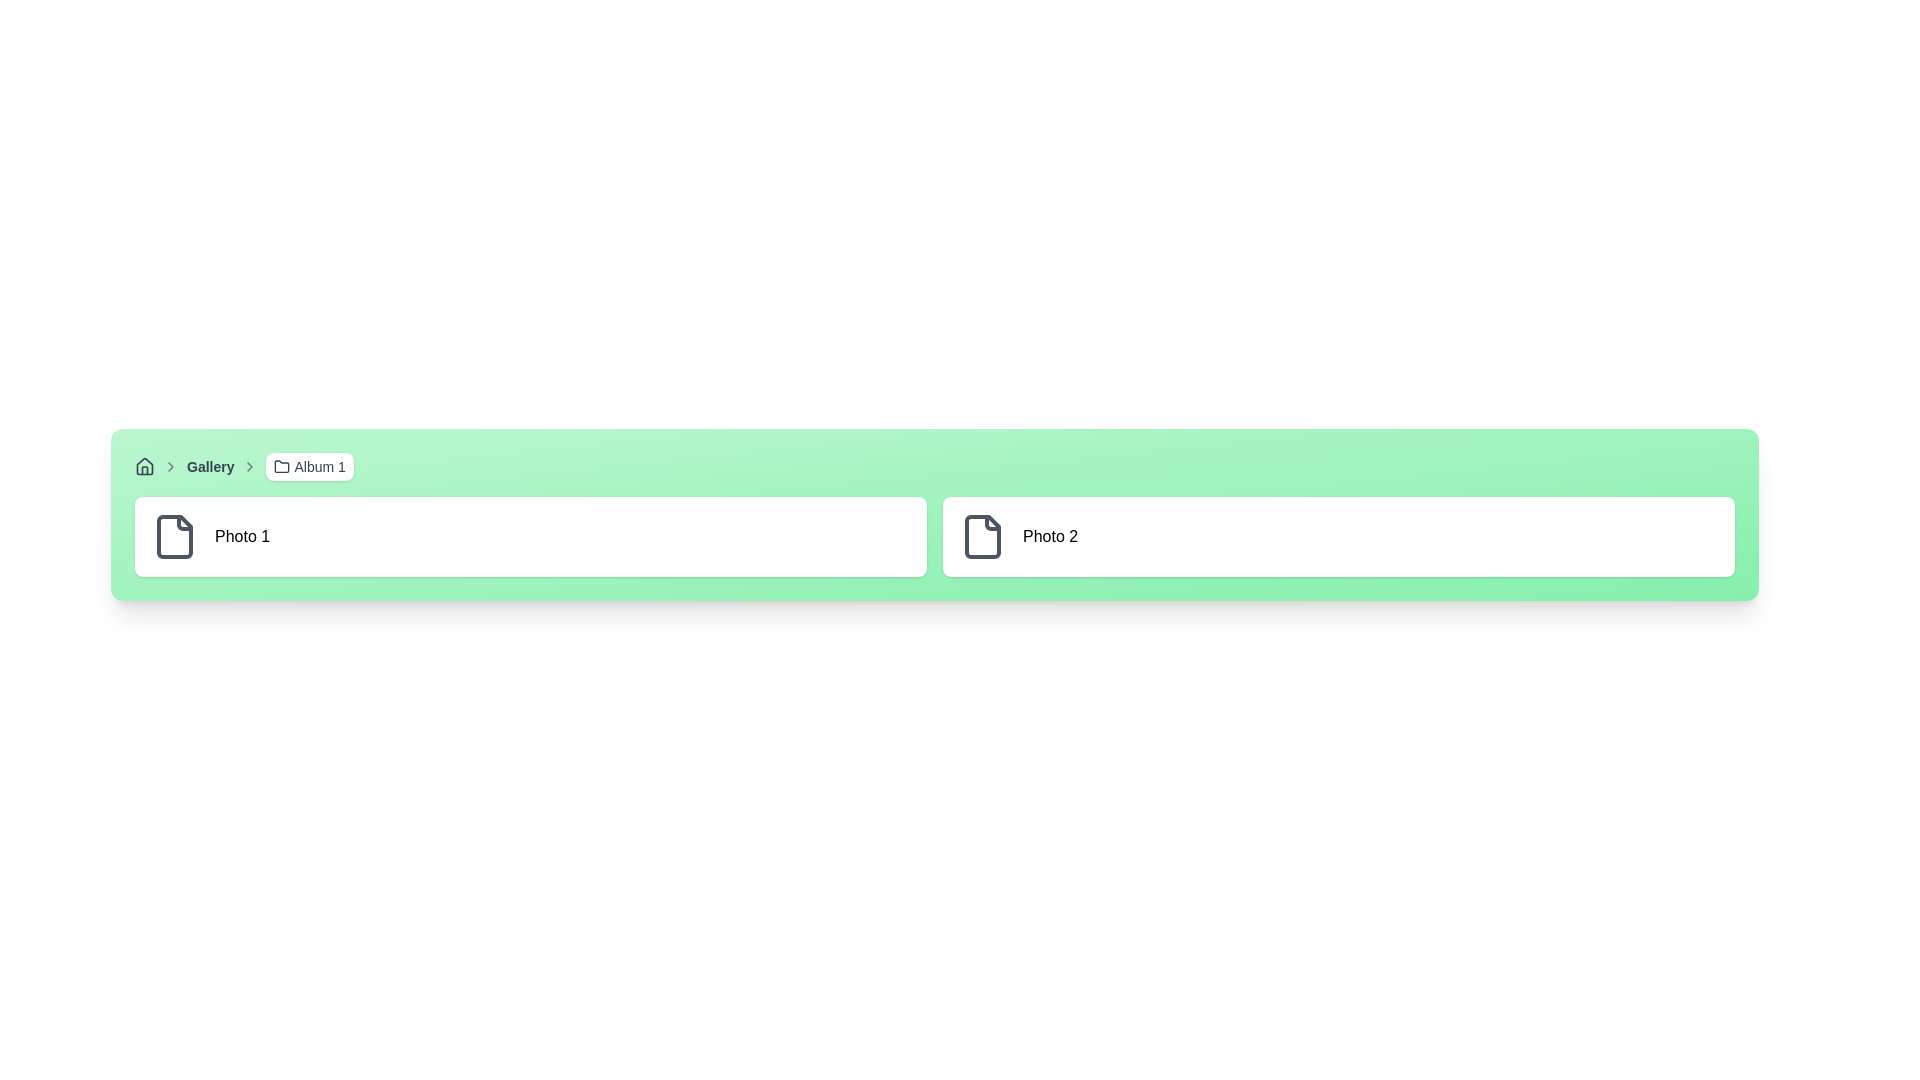 Image resolution: width=1920 pixels, height=1080 pixels. What do you see at coordinates (249, 466) in the screenshot?
I see `the third chevron icon in the breadcrumb navigation, which visually separates items and indicates hierarchy, located between 'Gallery' and 'Album 1'` at bounding box center [249, 466].